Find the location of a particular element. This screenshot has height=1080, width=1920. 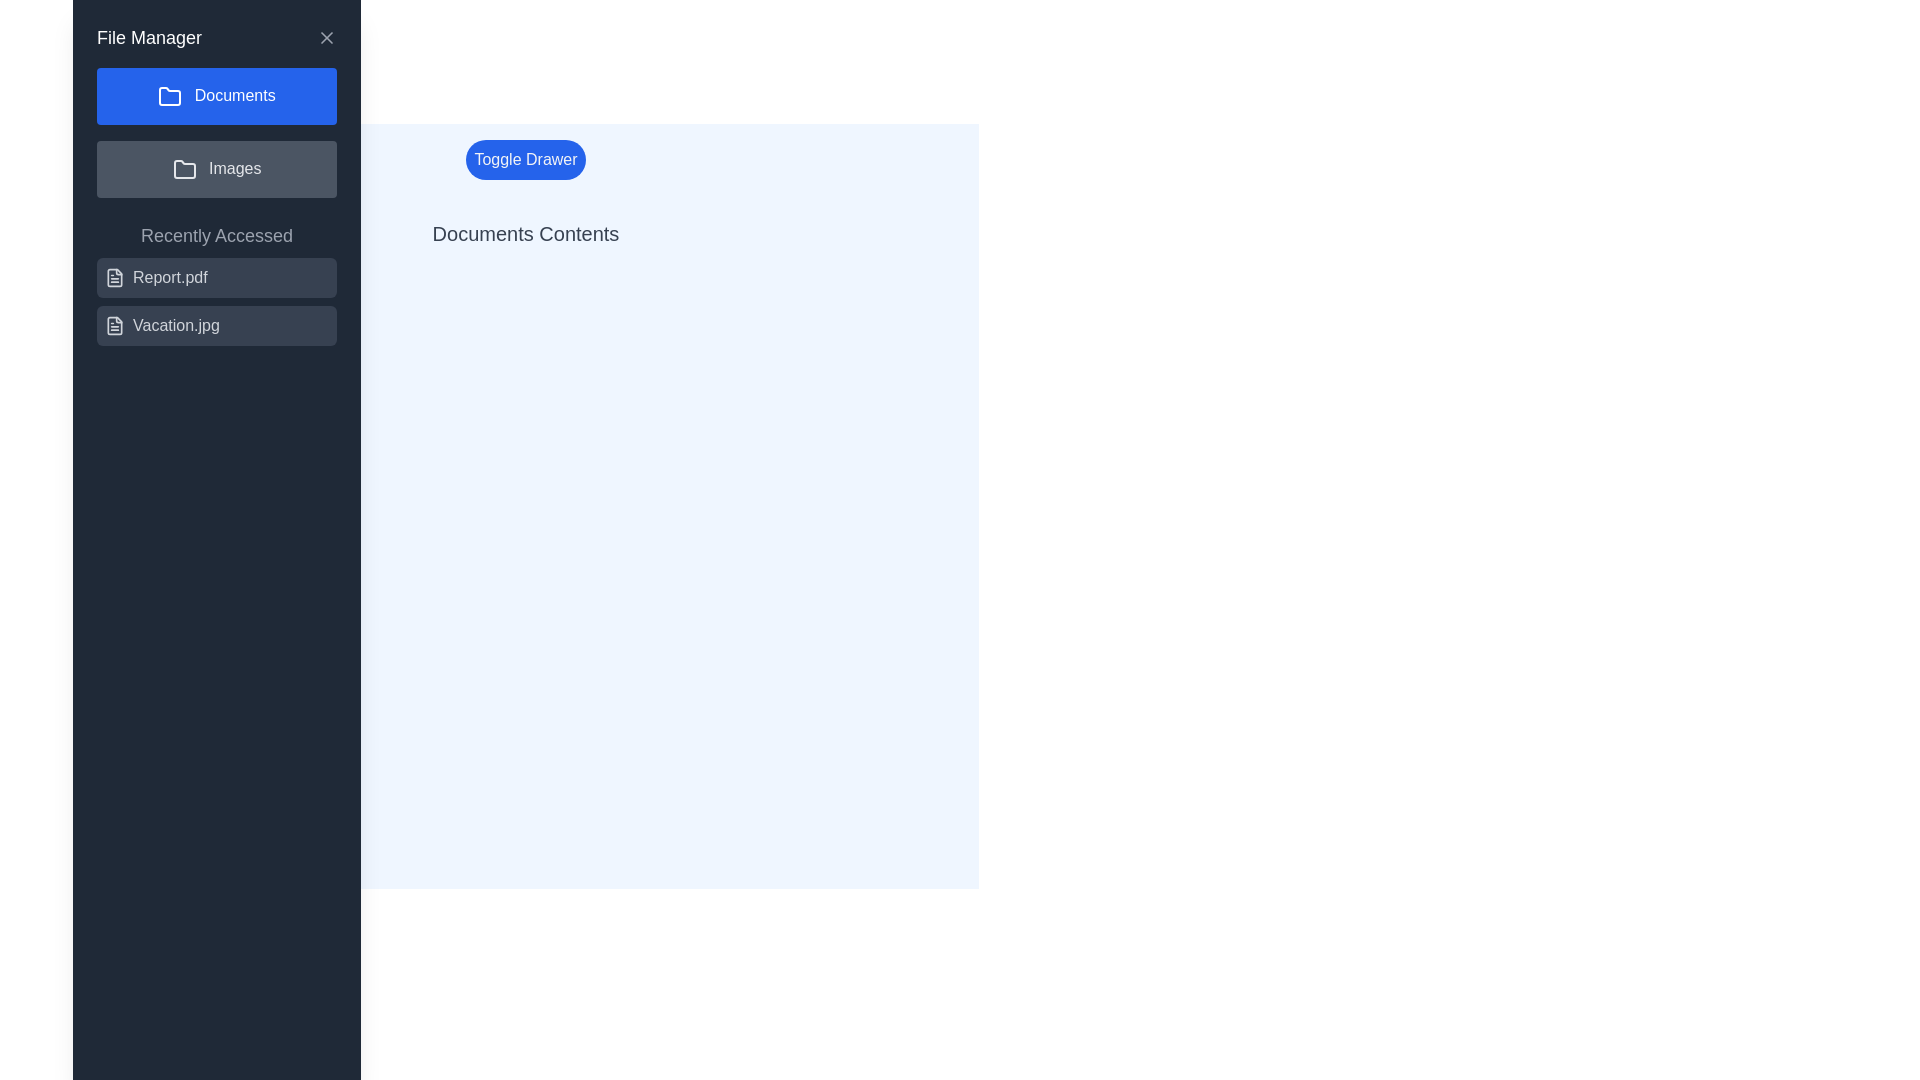

the first file list item labeled 'Report.pdf' in the File Manager's Recently Accessed section for file management actions is located at coordinates (216, 301).